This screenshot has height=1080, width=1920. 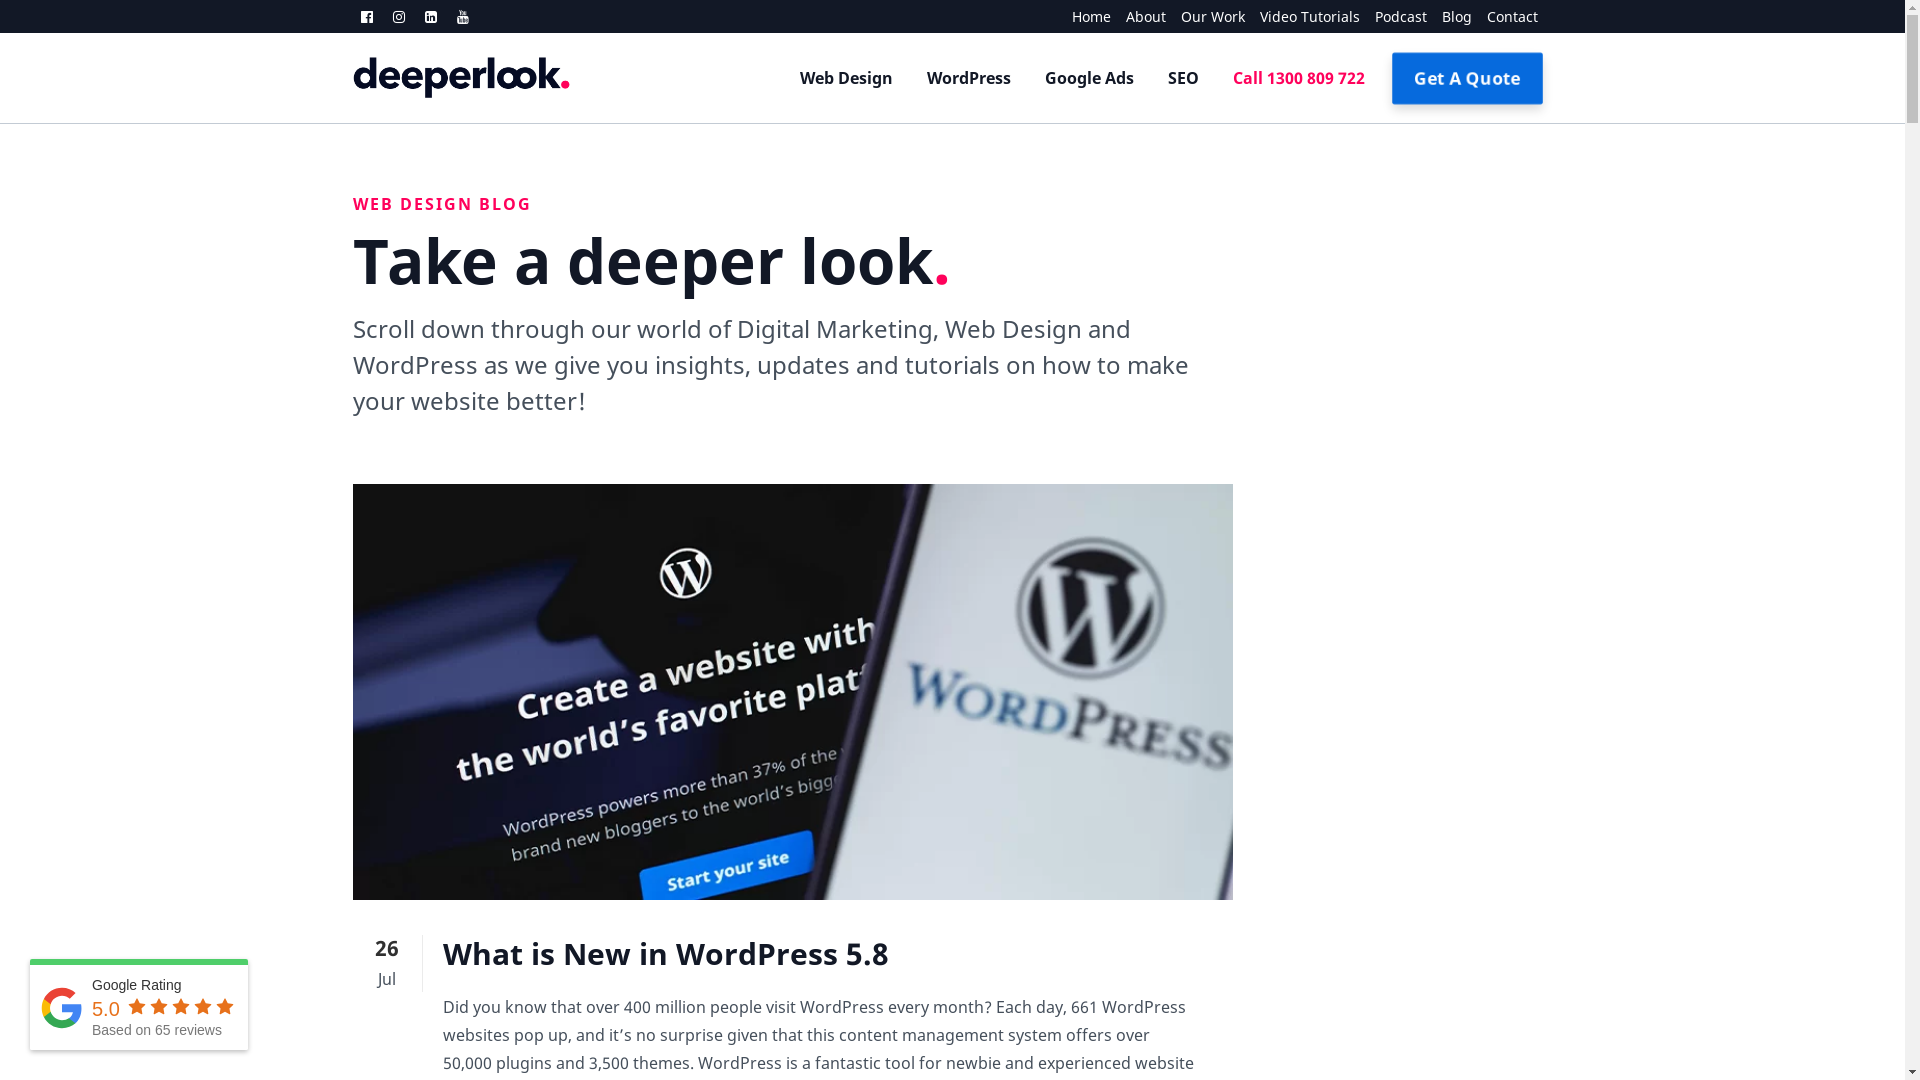 I want to click on 'Podcast', so click(x=1392, y=16).